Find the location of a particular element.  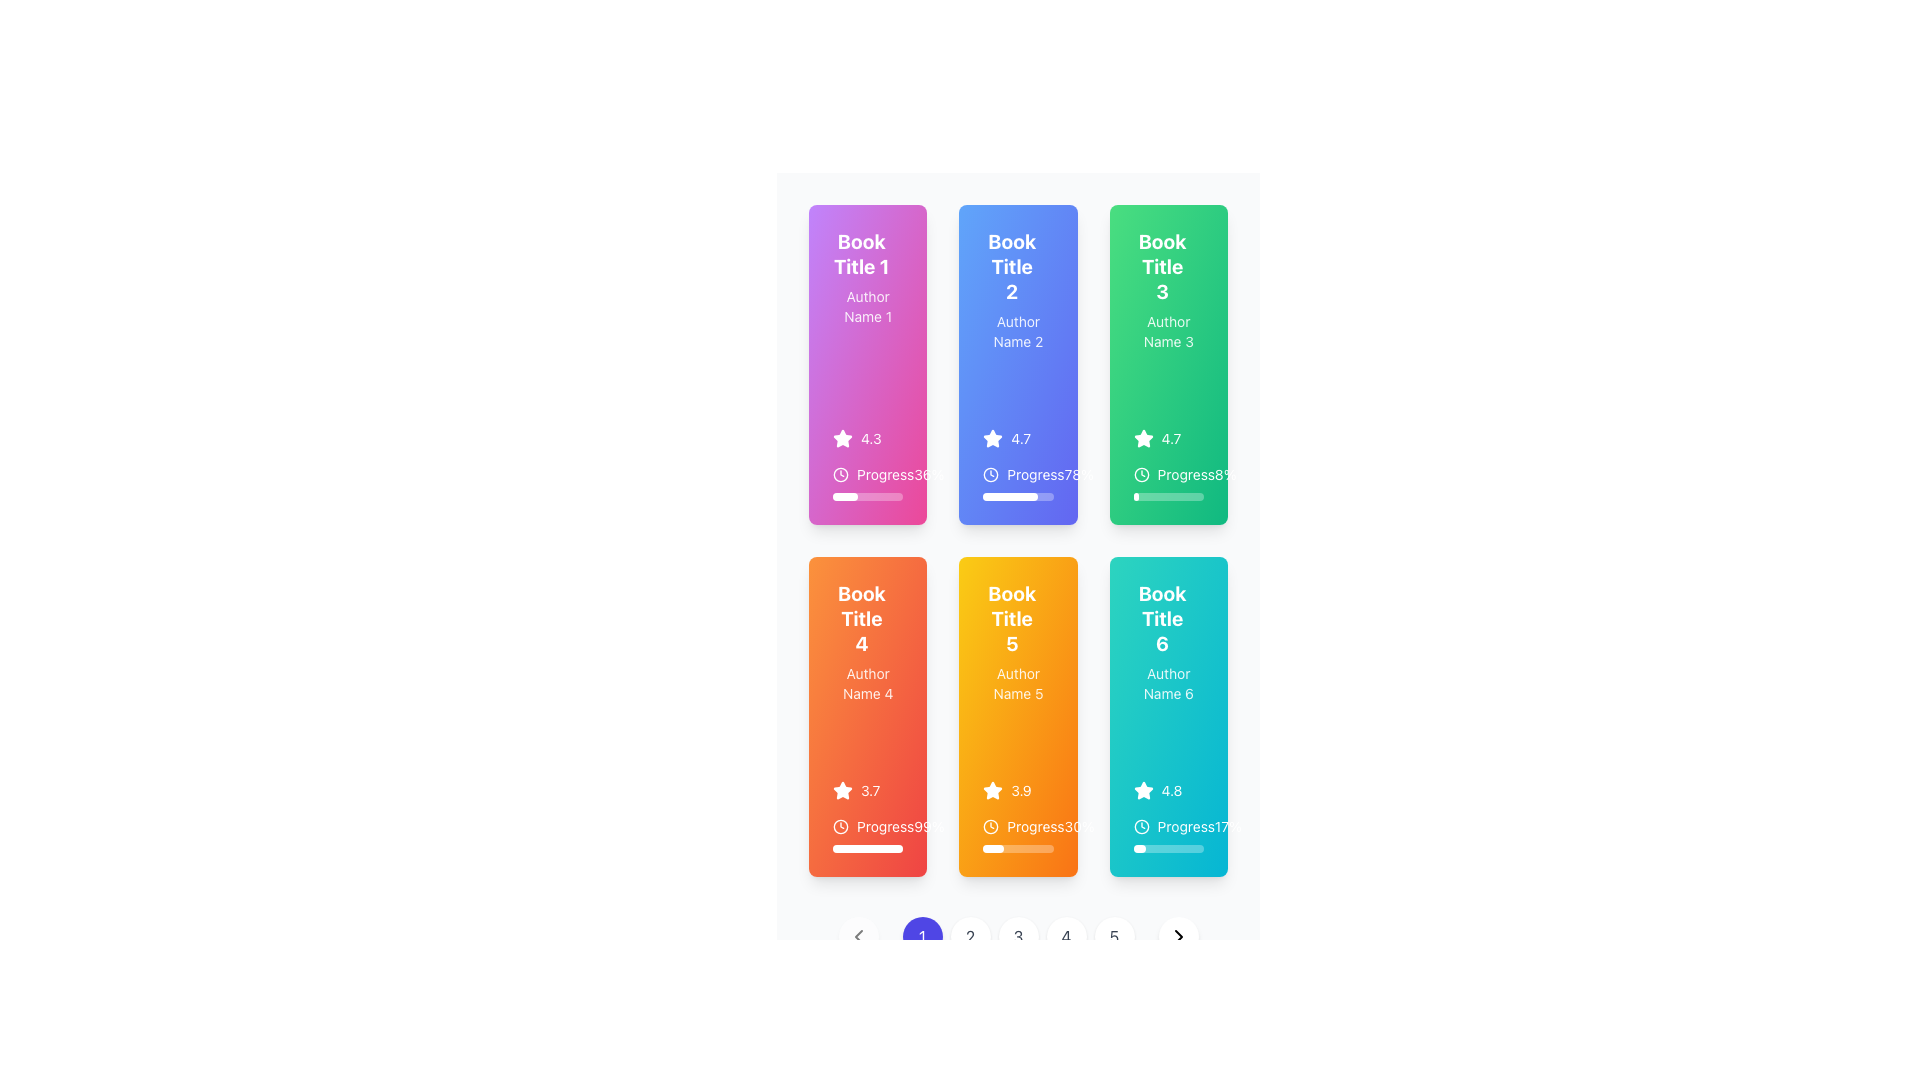

the right-most arrow icon located at the bottom right of the interface is located at coordinates (1178, 937).